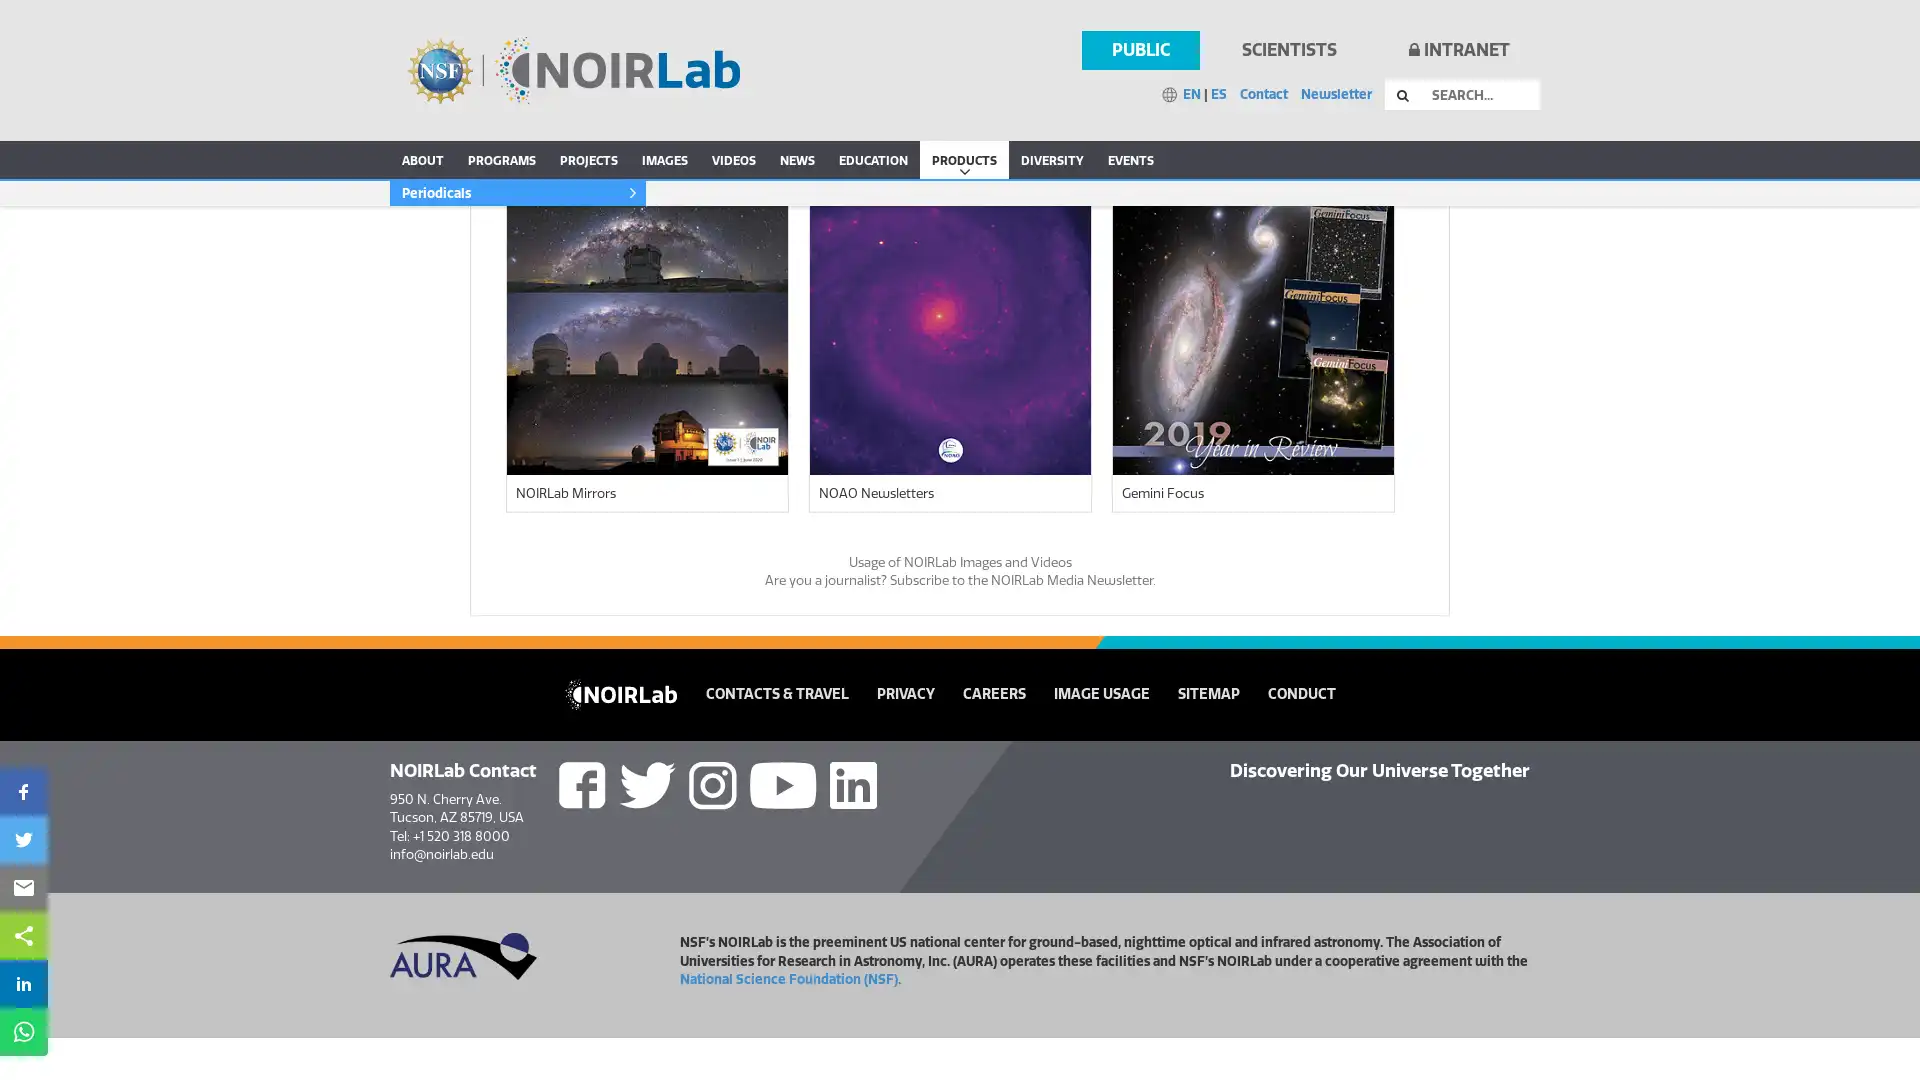 The width and height of the screenshot is (1920, 1080). I want to click on INTRANET, so click(1458, 49).